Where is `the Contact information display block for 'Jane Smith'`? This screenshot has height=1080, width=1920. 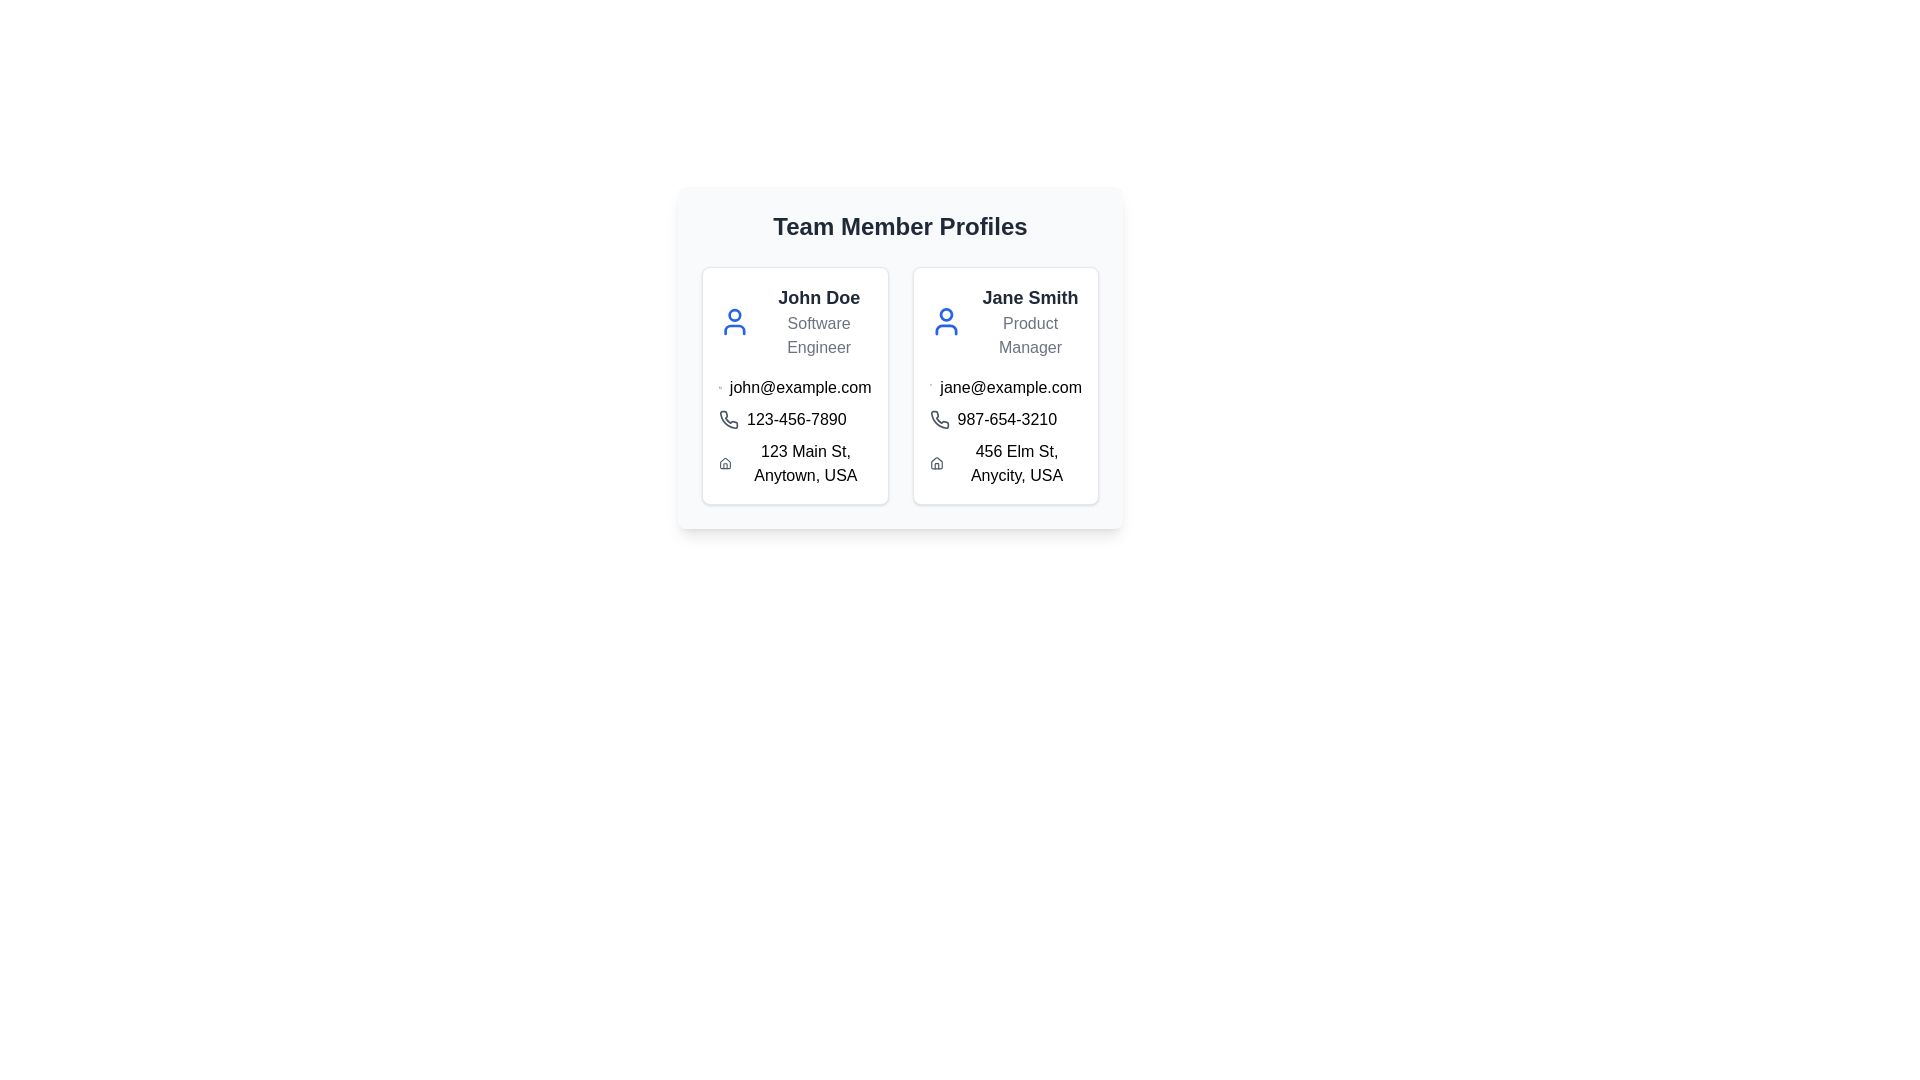 the Contact information display block for 'Jane Smith' is located at coordinates (1005, 431).